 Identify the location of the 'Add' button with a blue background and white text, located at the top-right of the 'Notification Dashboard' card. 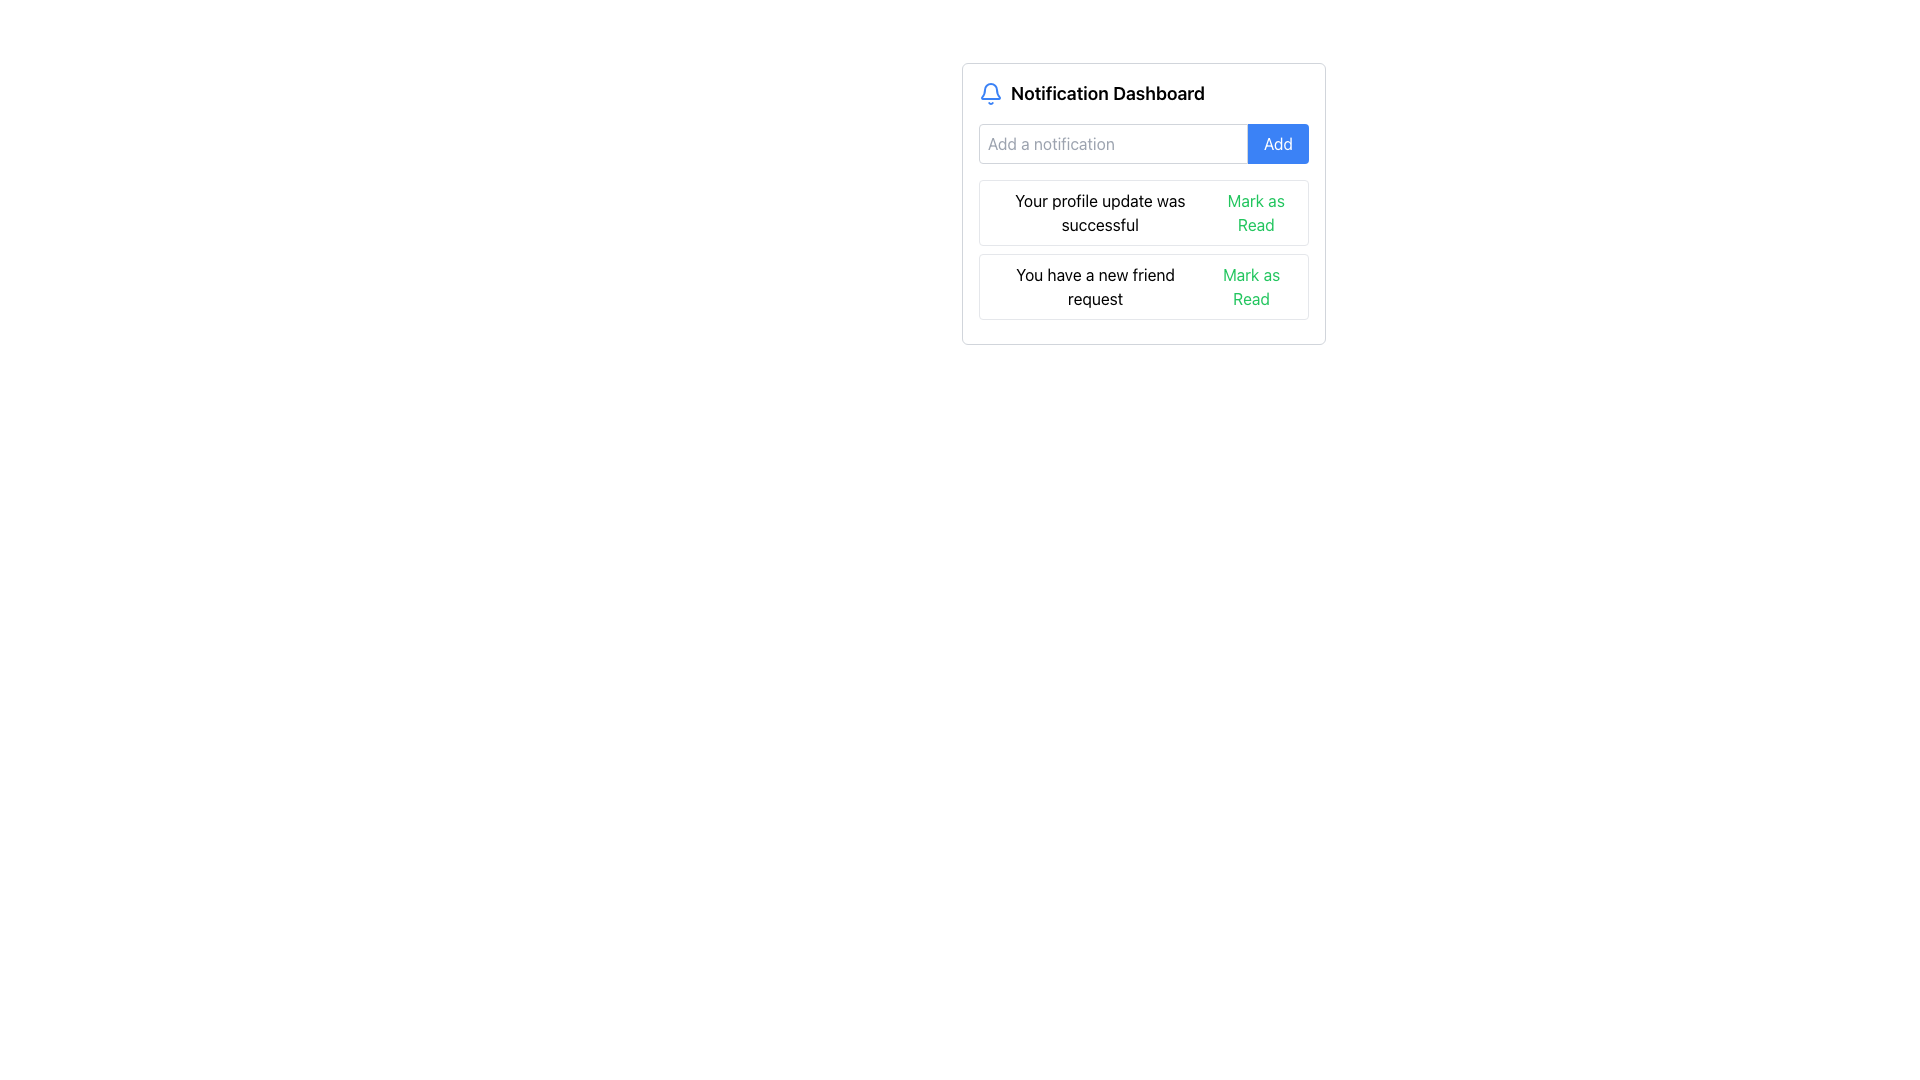
(1277, 142).